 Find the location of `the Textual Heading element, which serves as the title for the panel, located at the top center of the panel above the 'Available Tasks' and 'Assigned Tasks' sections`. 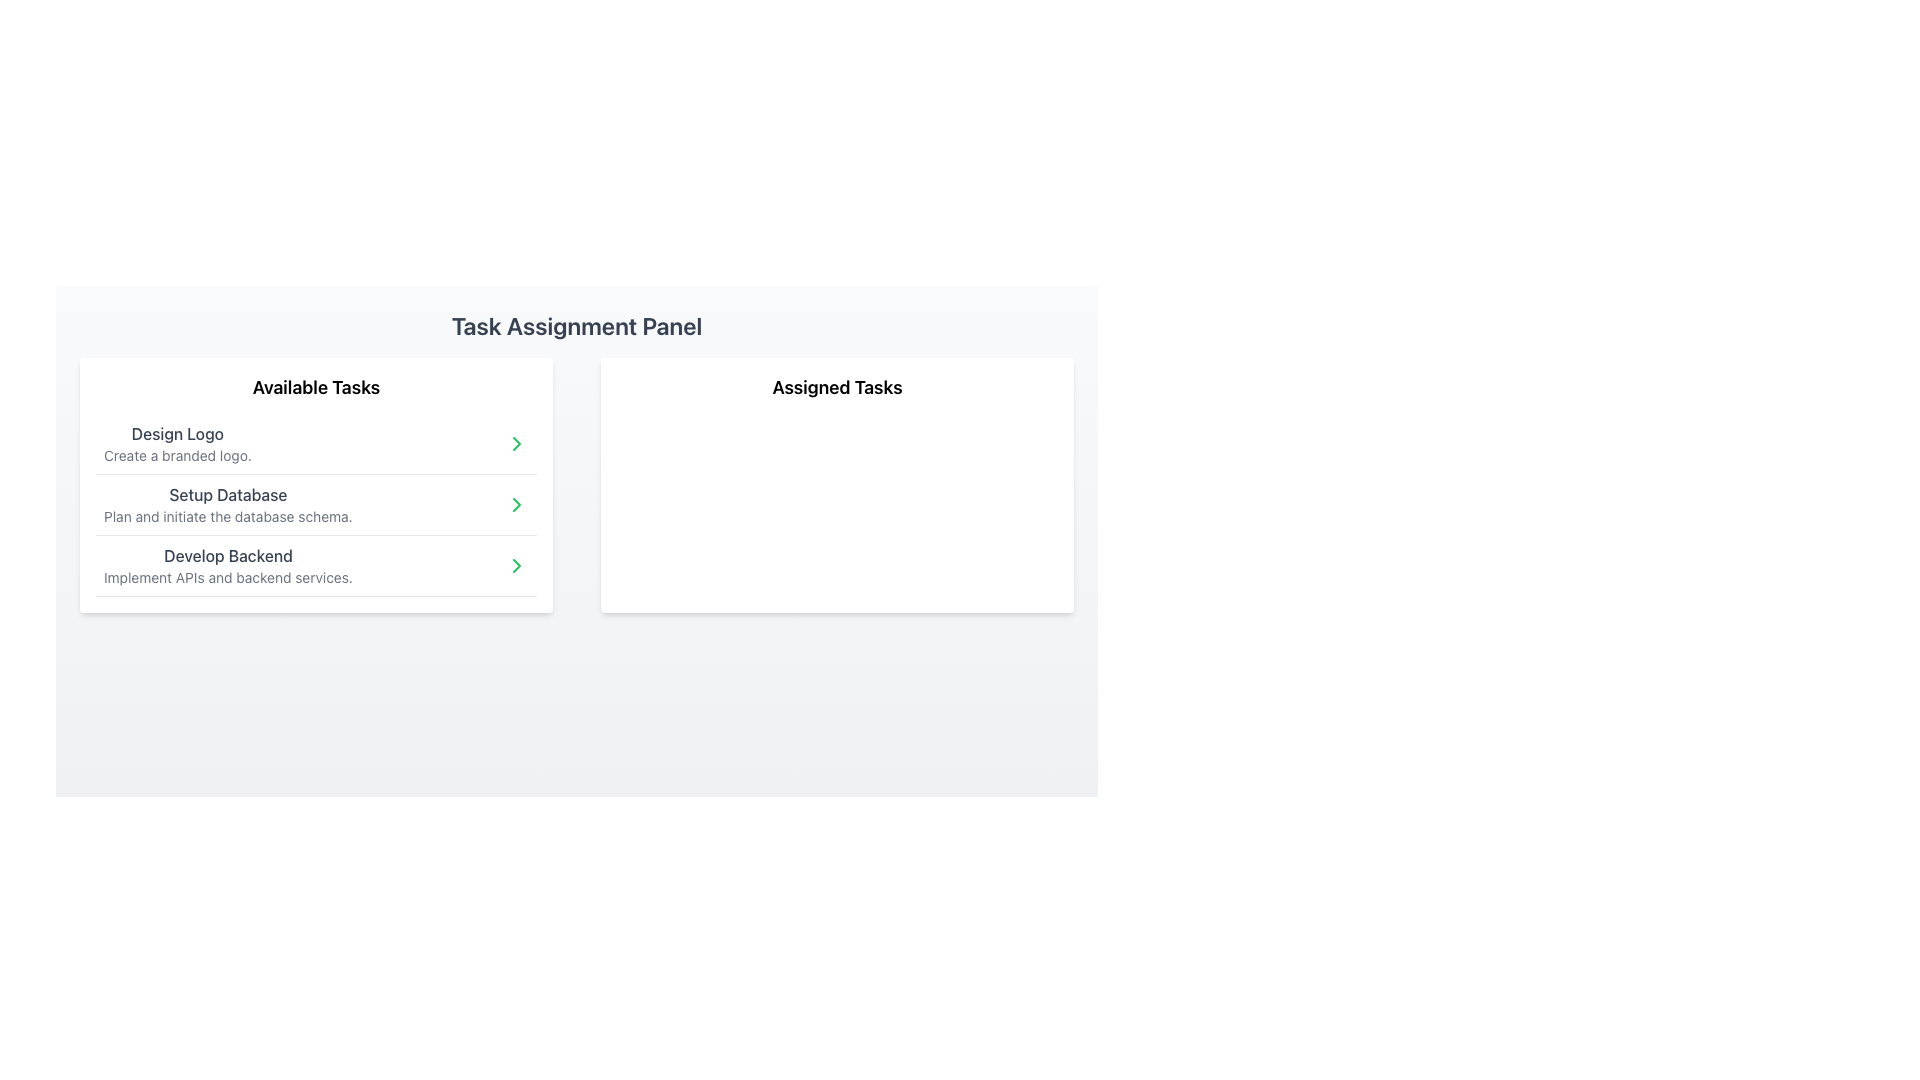

the Textual Heading element, which serves as the title for the panel, located at the top center of the panel above the 'Available Tasks' and 'Assigned Tasks' sections is located at coordinates (575, 325).